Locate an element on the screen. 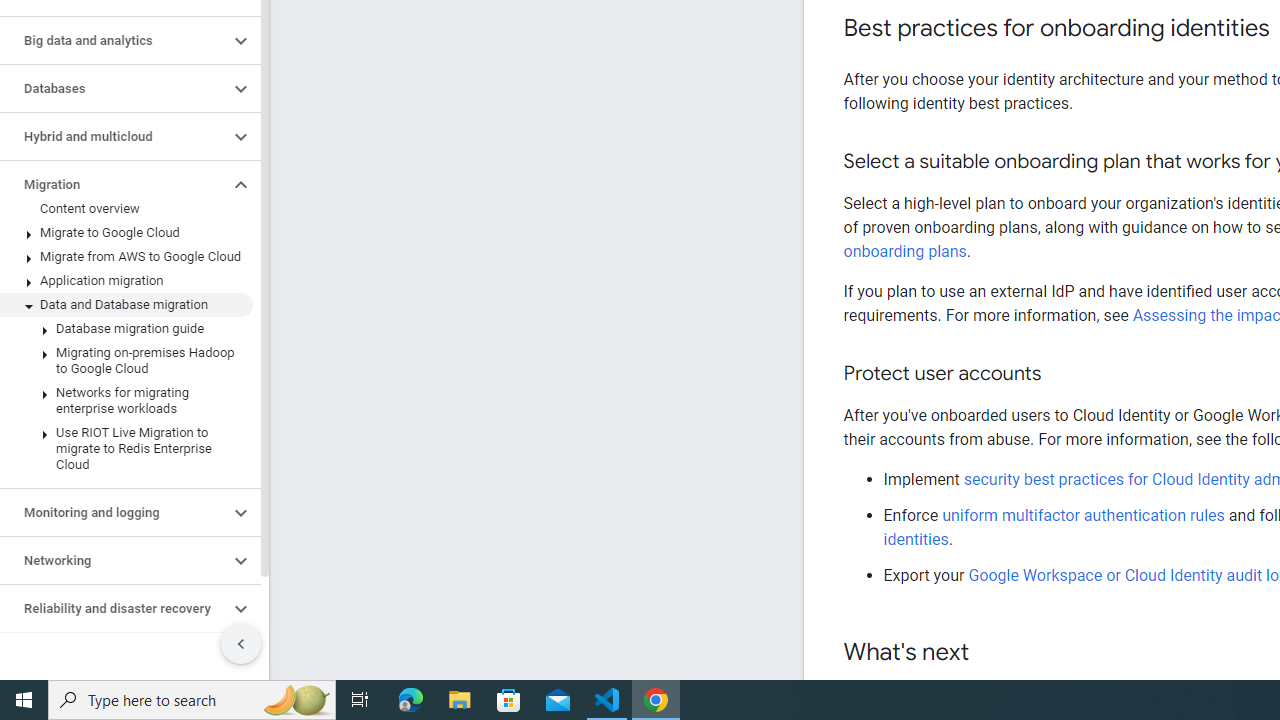 This screenshot has width=1280, height=720. 'Migrating on-premises Hadoop to Google Cloud' is located at coordinates (125, 361).